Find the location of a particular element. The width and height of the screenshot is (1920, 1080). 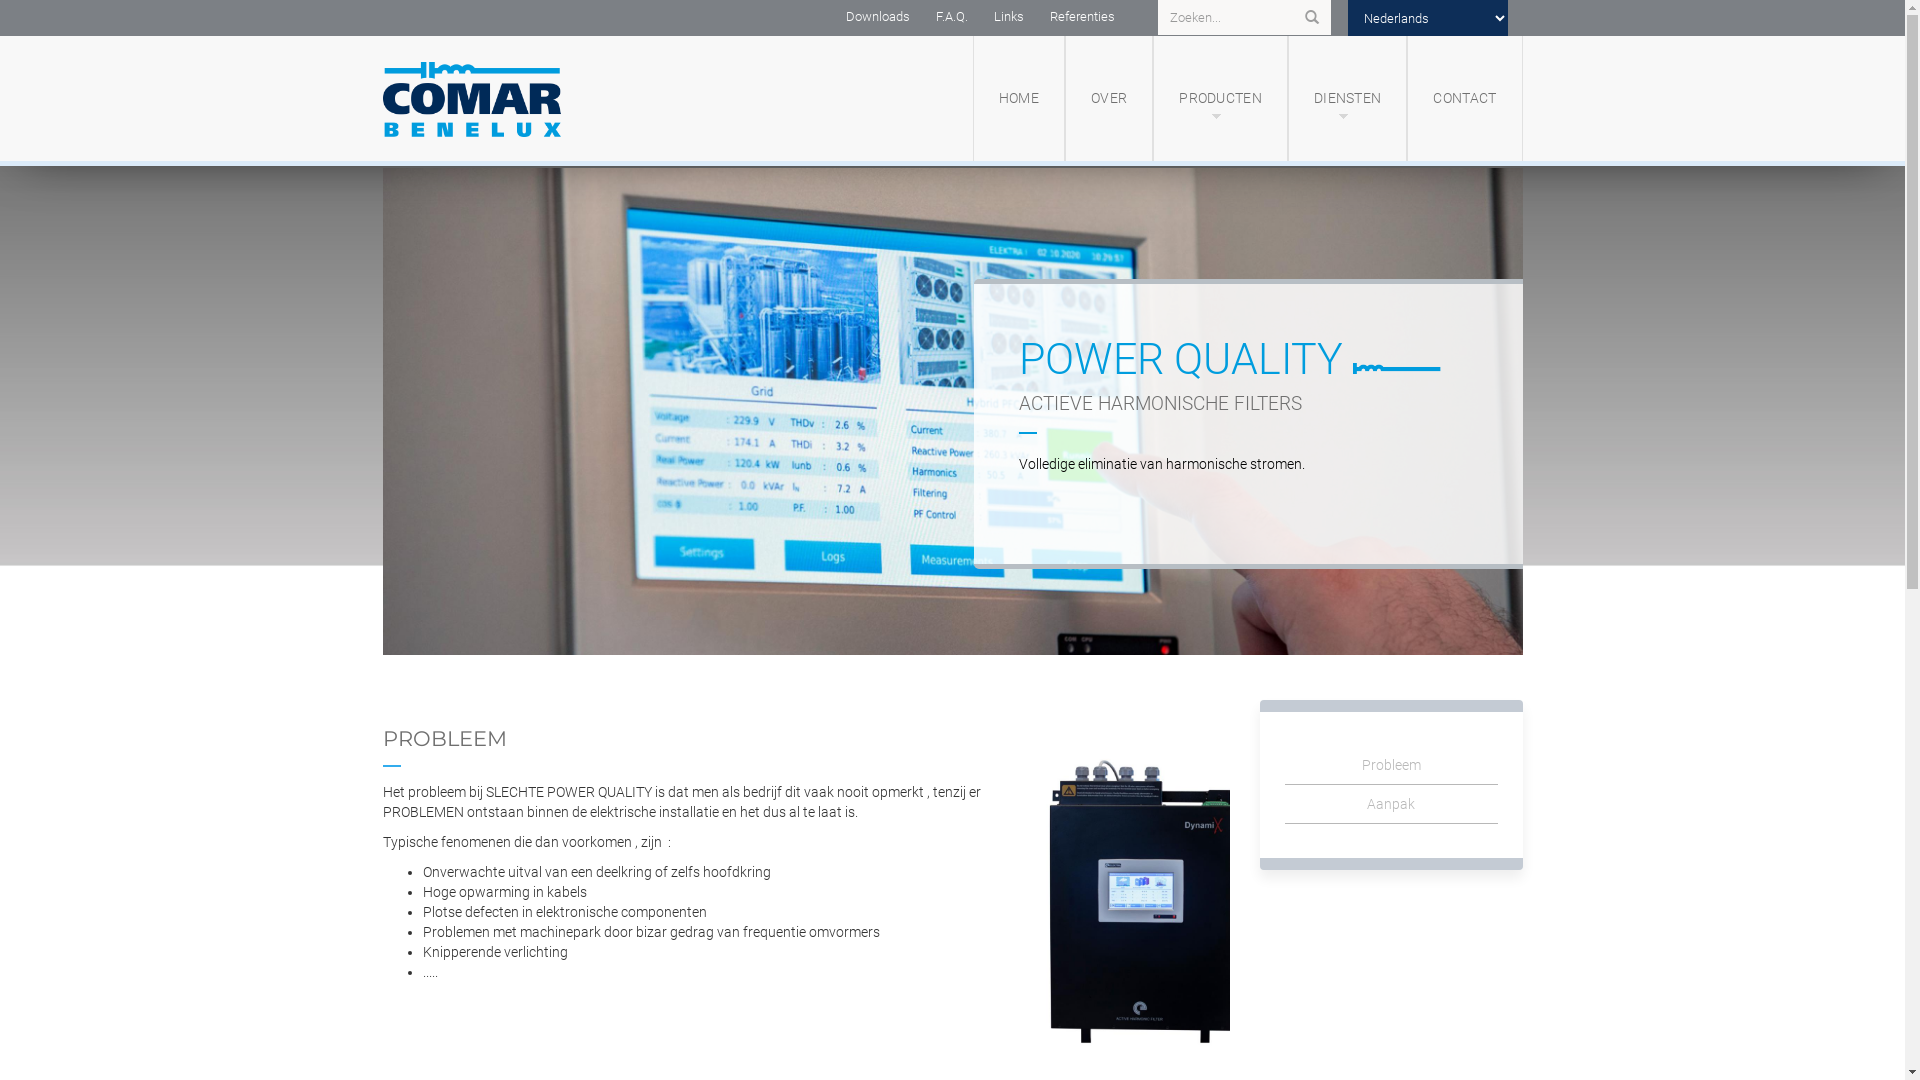

'HOME' is located at coordinates (1018, 98).